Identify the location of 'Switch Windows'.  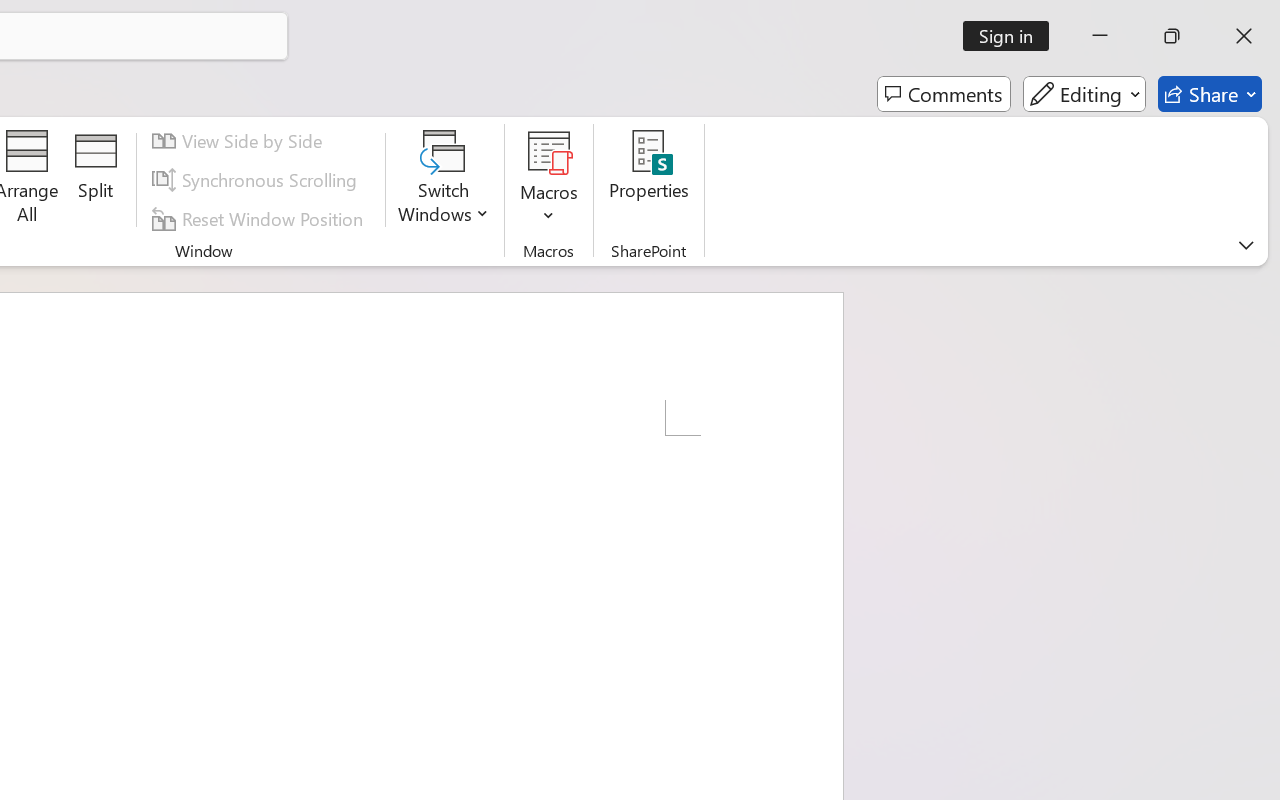
(443, 179).